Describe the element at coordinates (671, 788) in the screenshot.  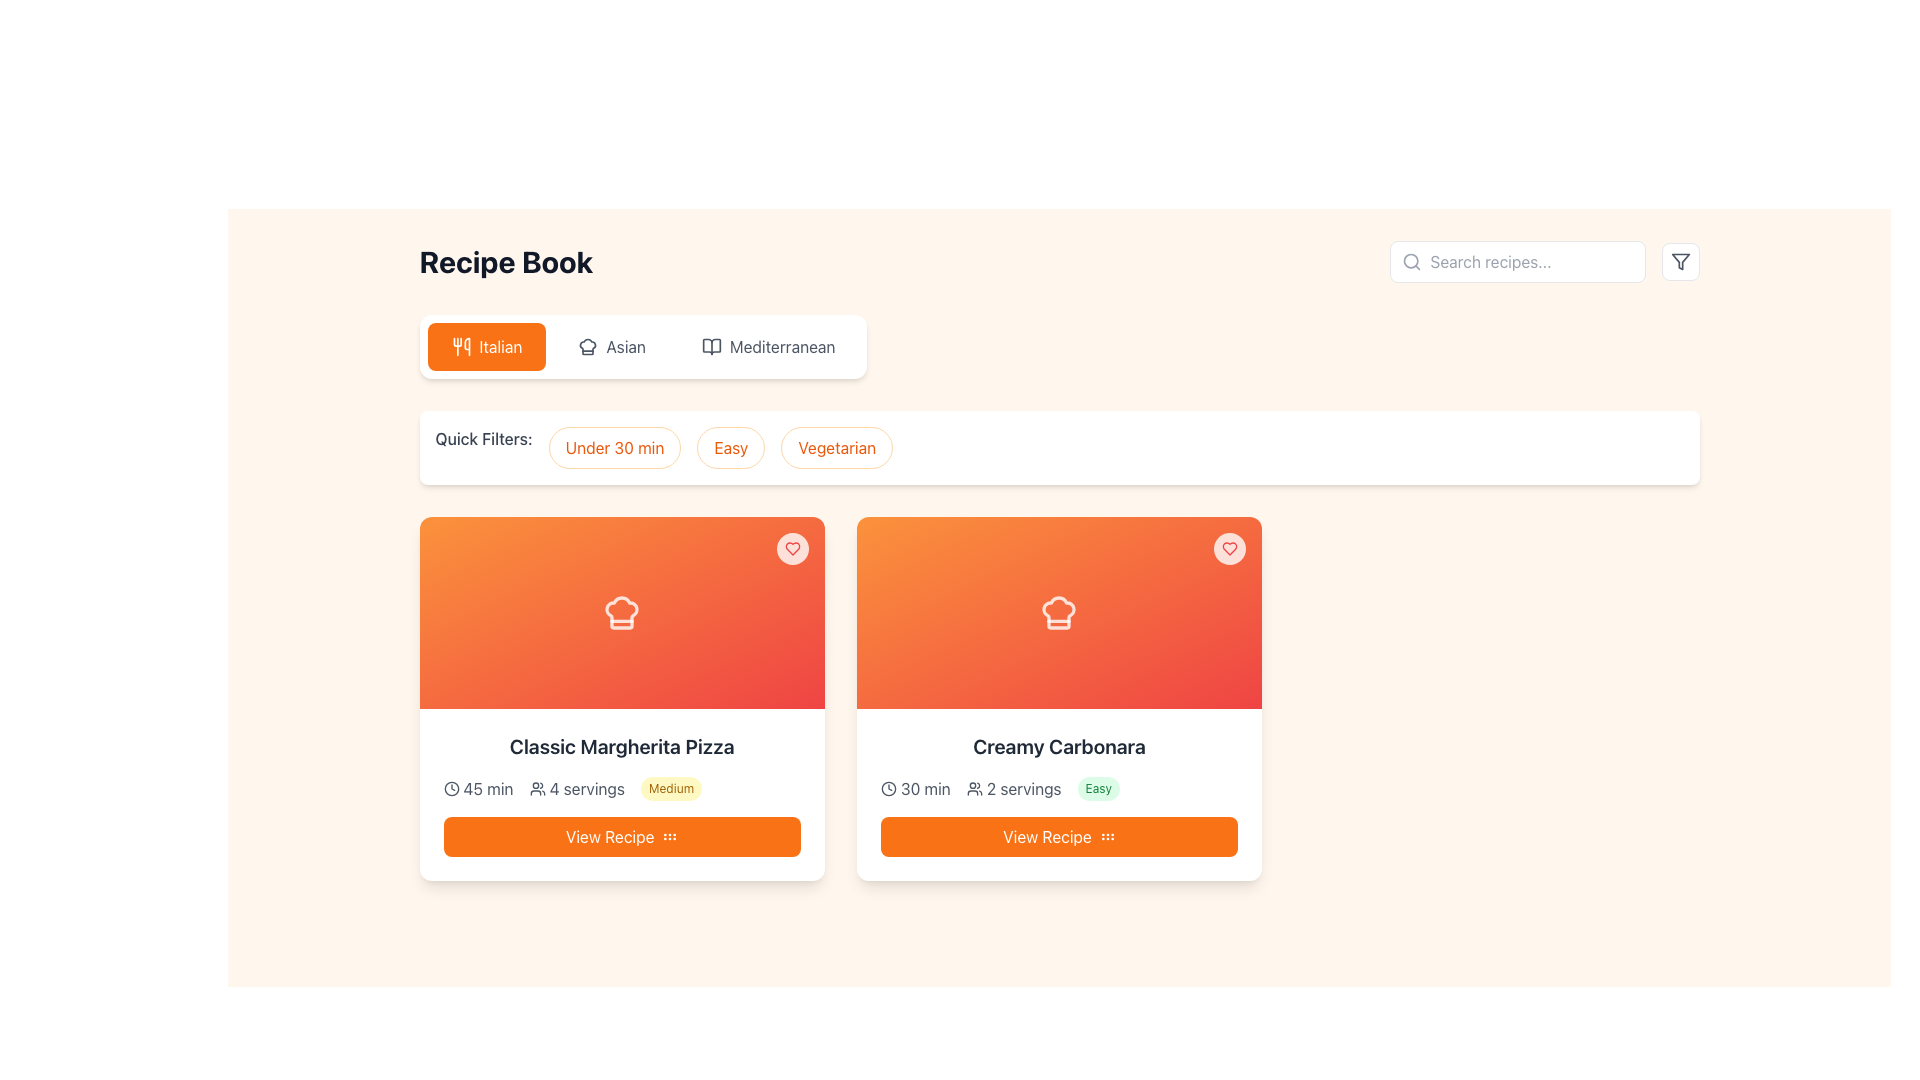
I see `the difficulty level indicator label or badge located at the bottom section of the 'Classic Margherita Pizza' card, positioned to the right of '4 servings' and beneath '45 min'` at that location.